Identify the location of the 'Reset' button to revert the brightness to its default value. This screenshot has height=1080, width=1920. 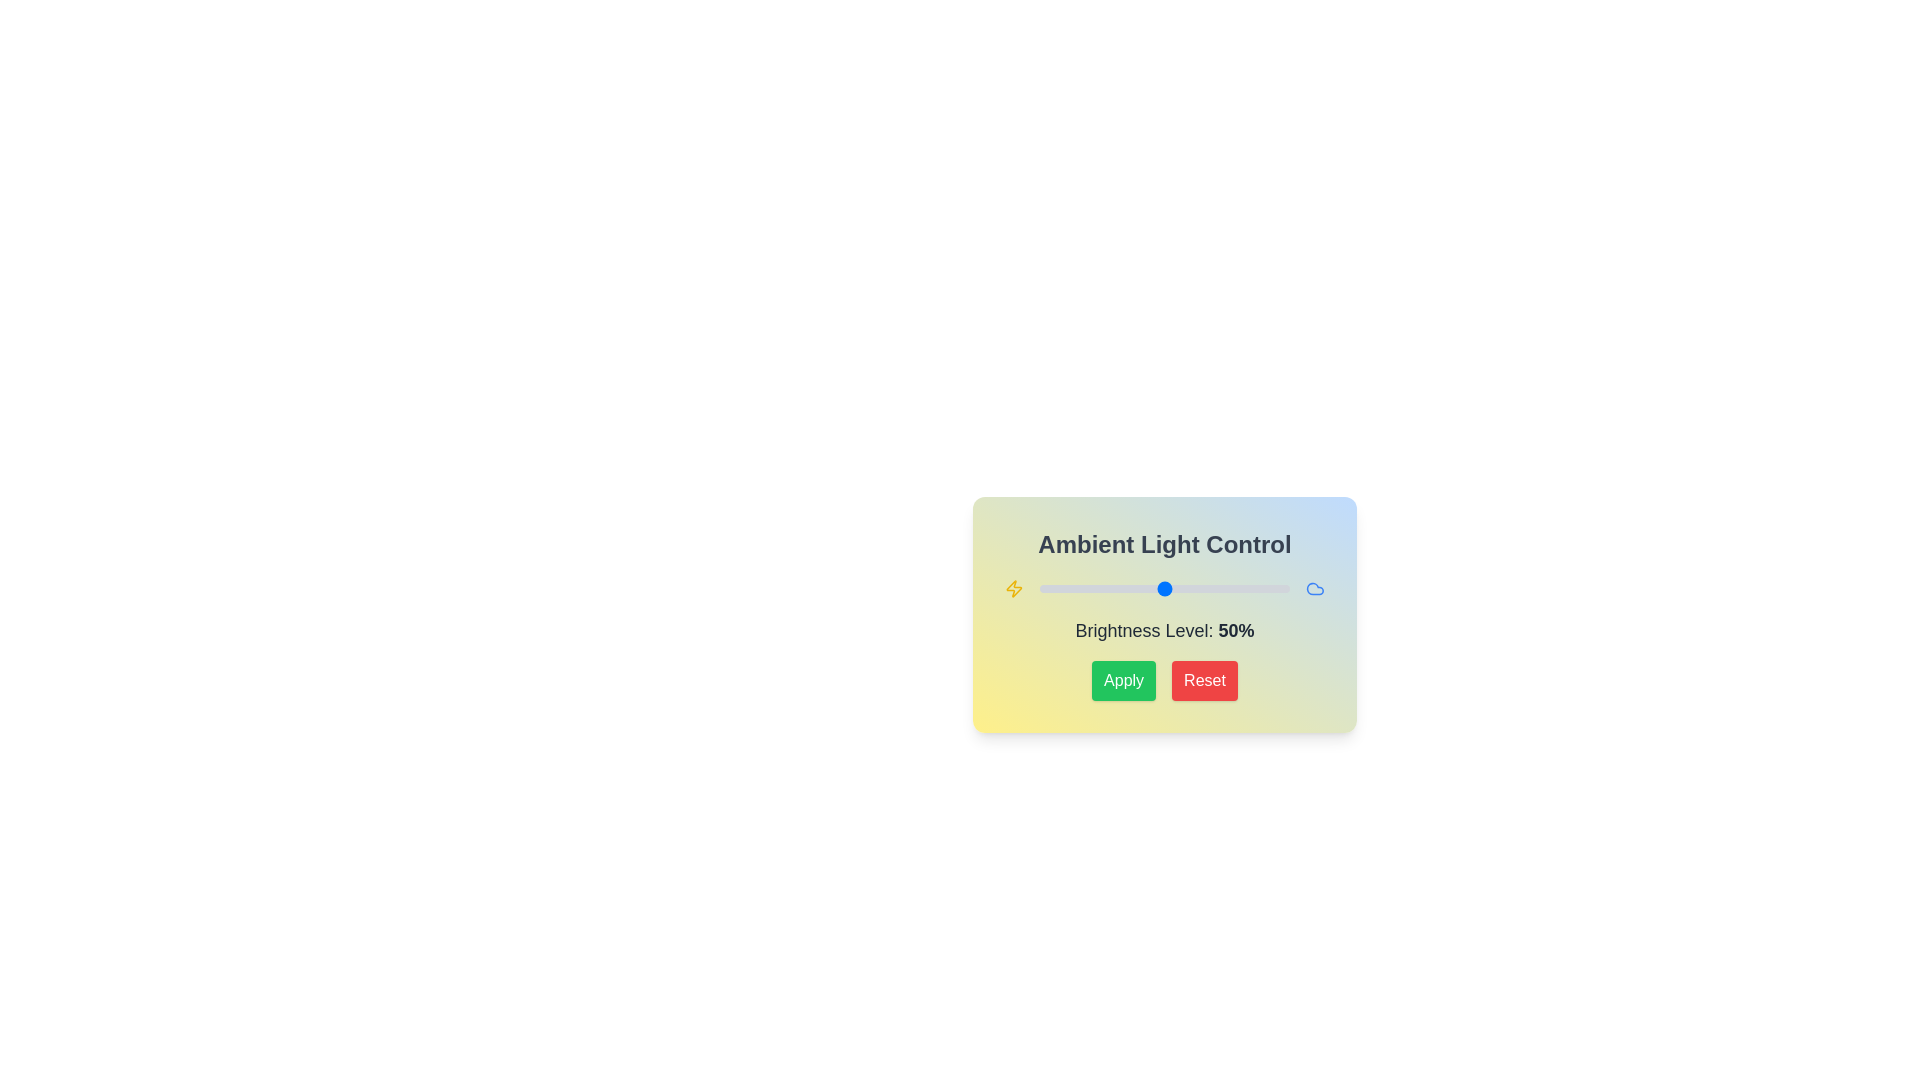
(1203, 680).